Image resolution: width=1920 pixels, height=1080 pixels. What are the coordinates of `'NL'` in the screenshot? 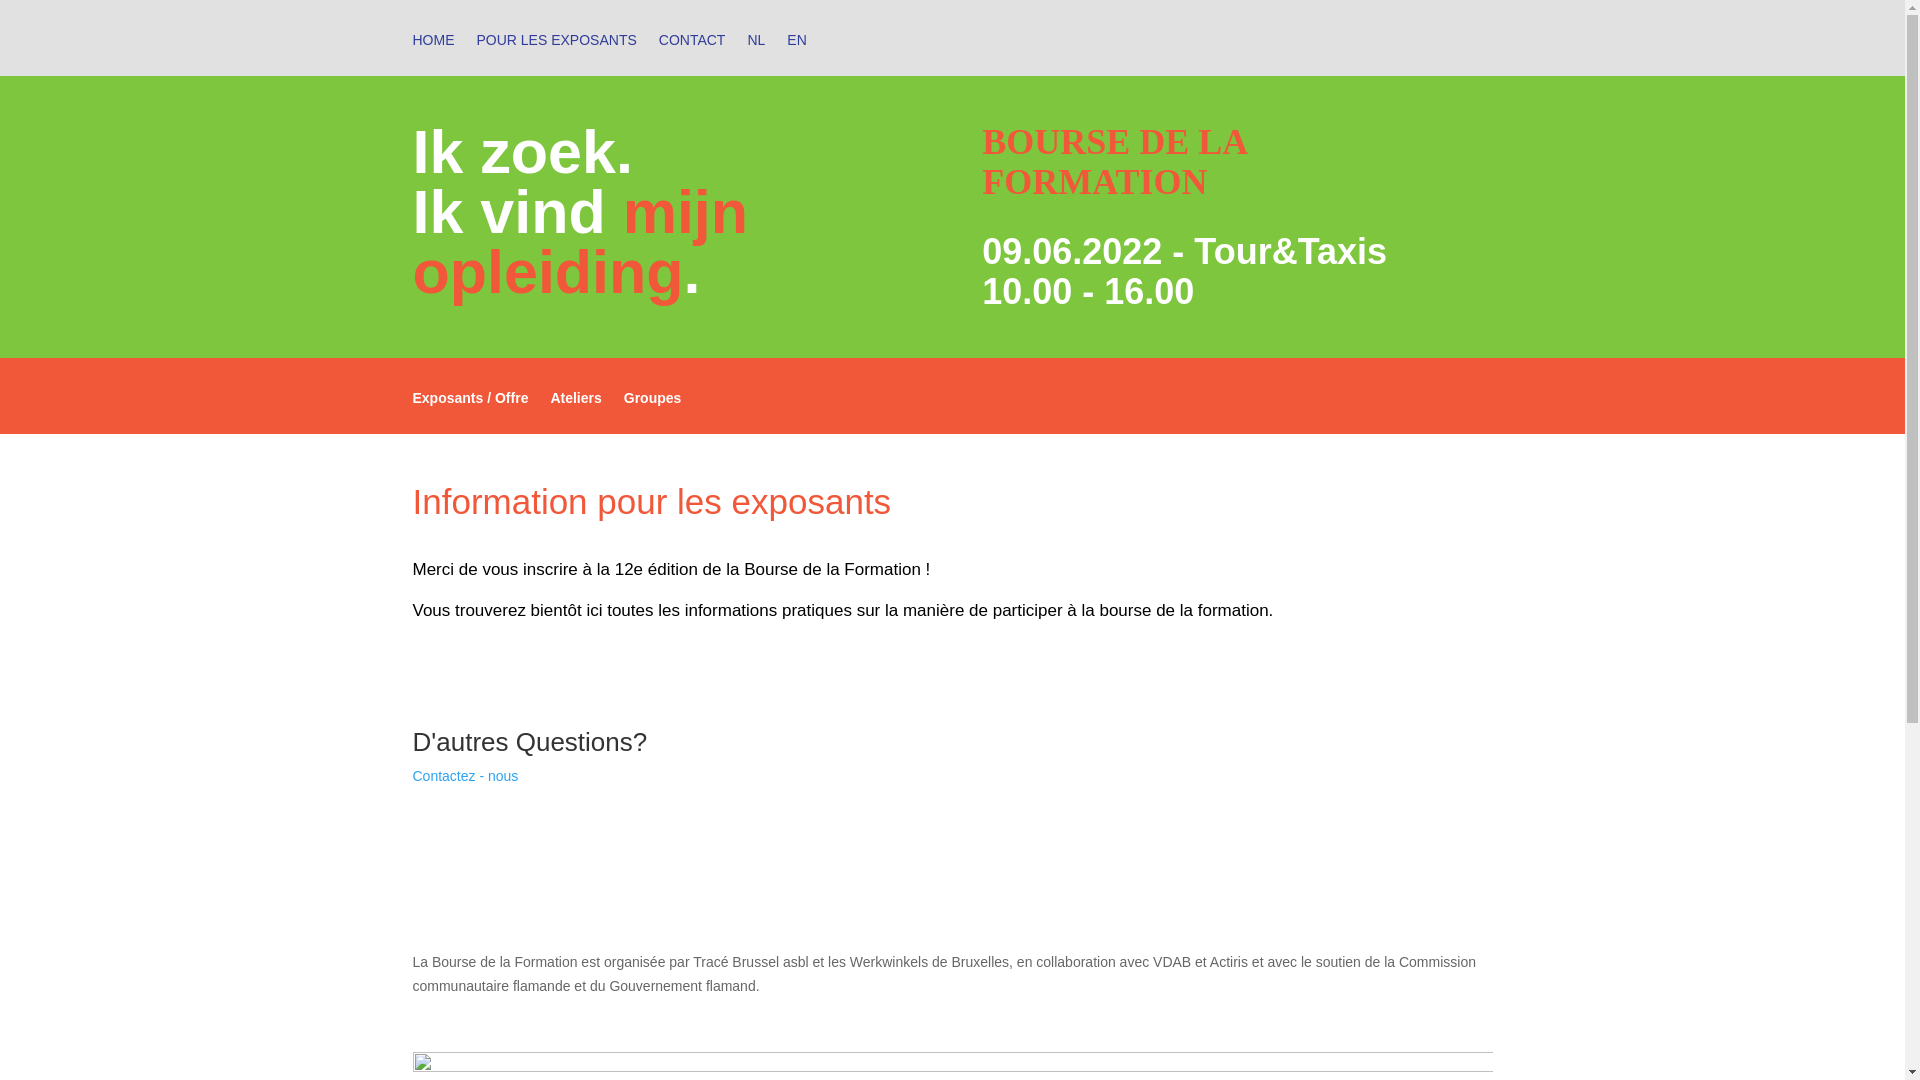 It's located at (754, 53).